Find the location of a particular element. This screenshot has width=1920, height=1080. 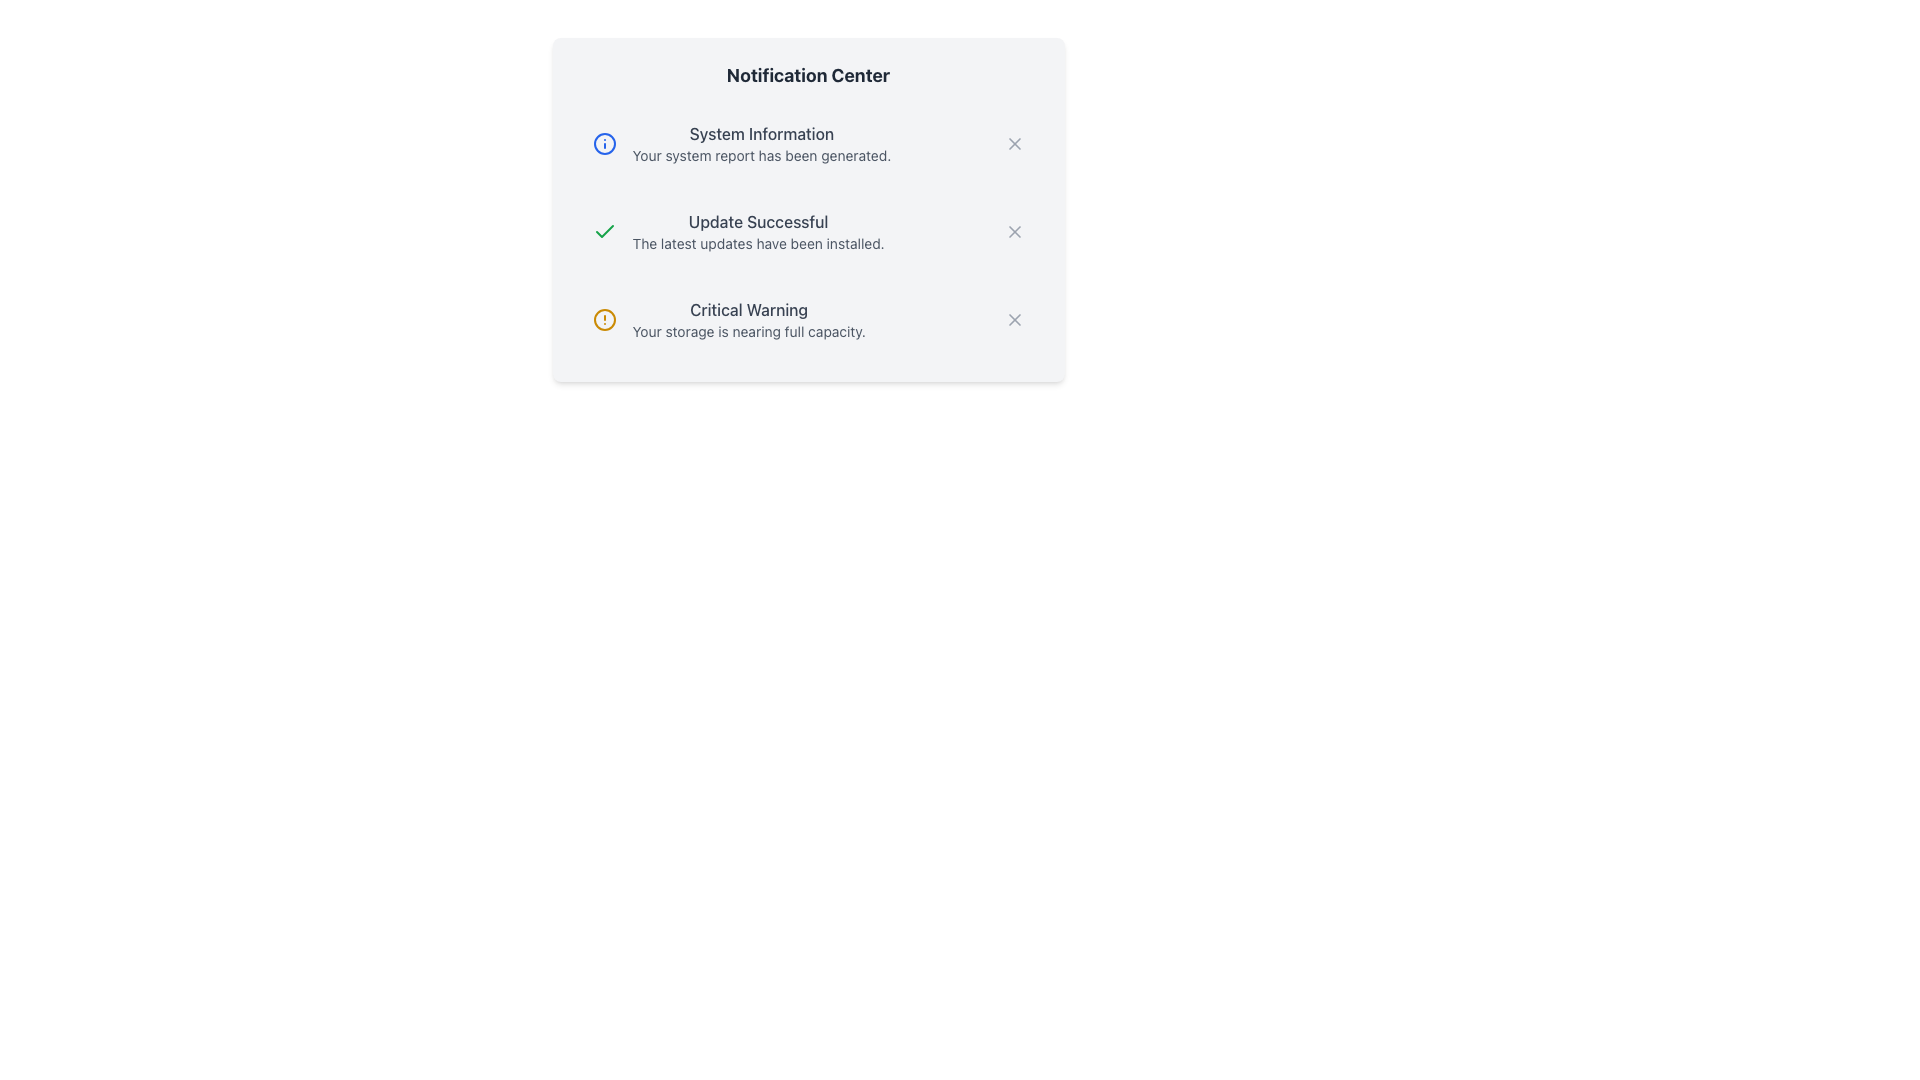

the close button located in the top-right corner of the 'Critical Warning' notification panel to change its color is located at coordinates (1014, 319).